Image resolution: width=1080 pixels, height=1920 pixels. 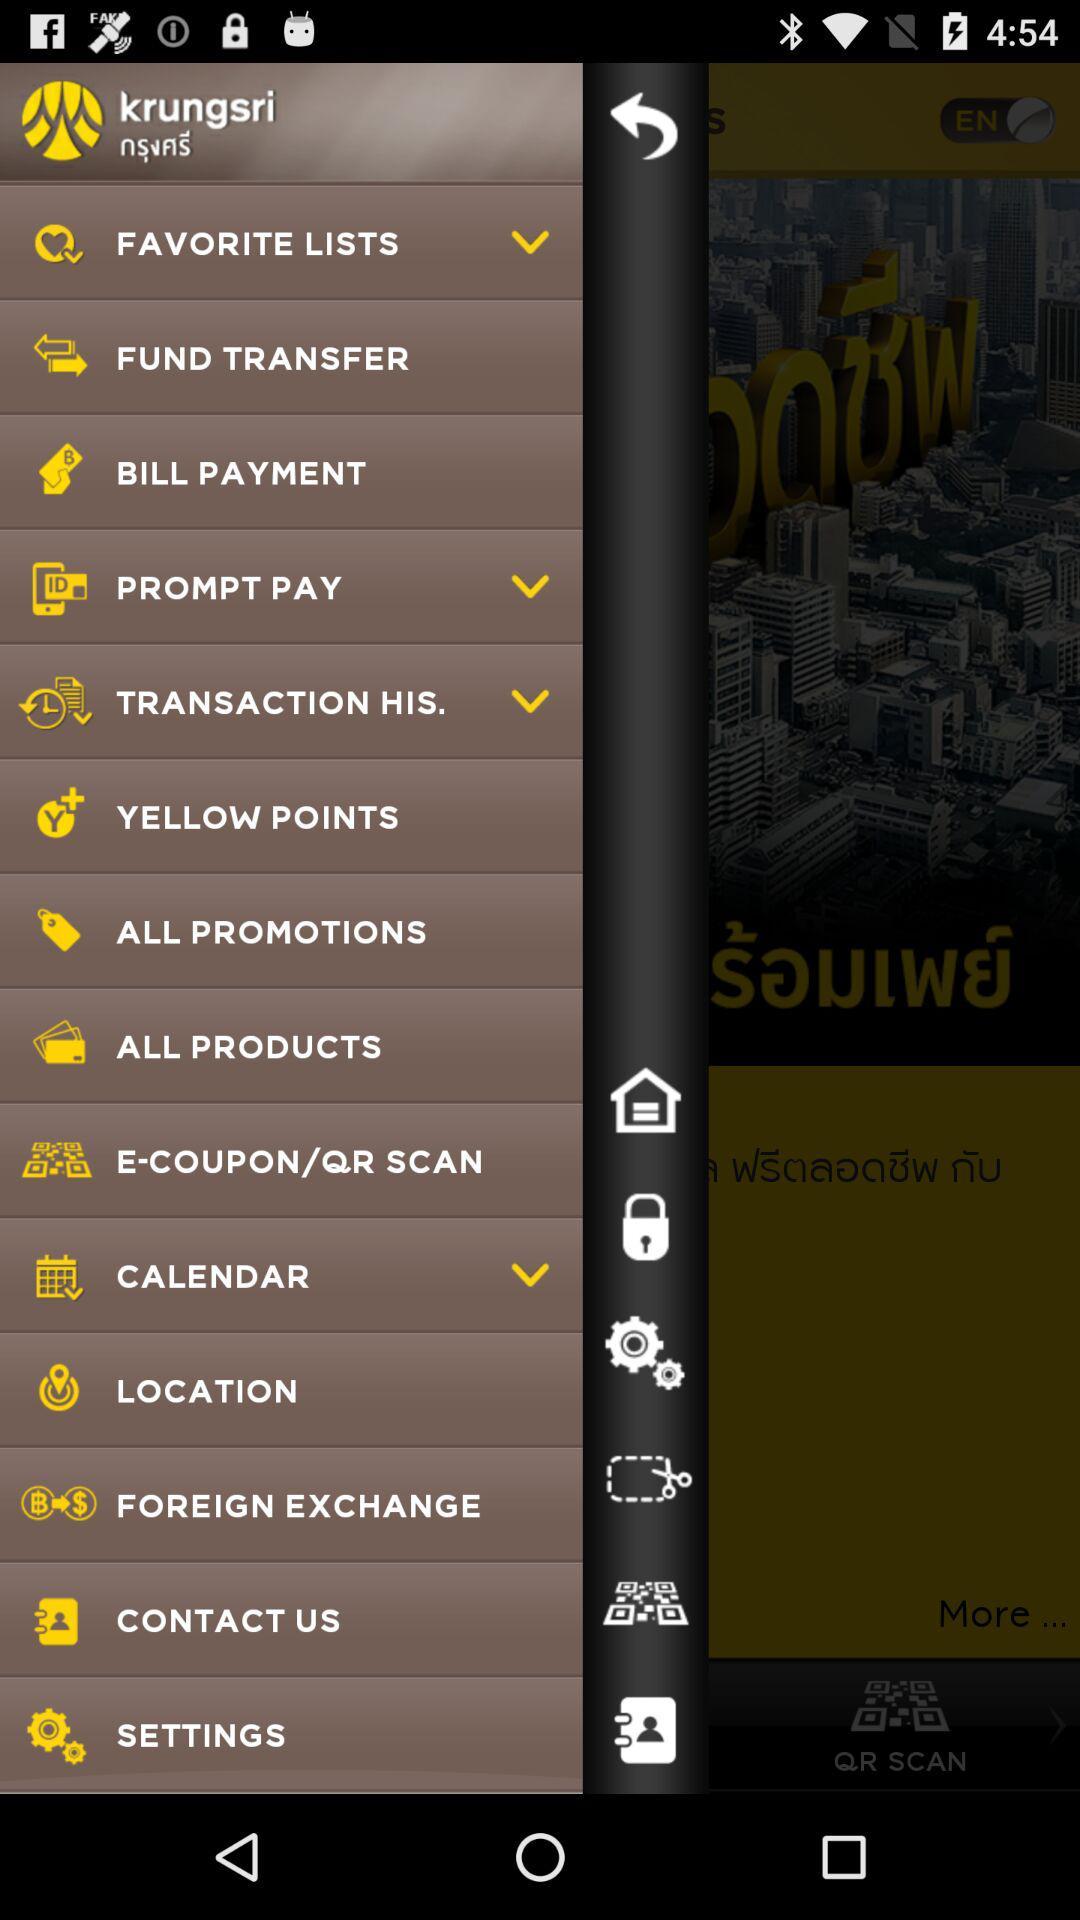 I want to click on the undo icon, so click(x=645, y=133).